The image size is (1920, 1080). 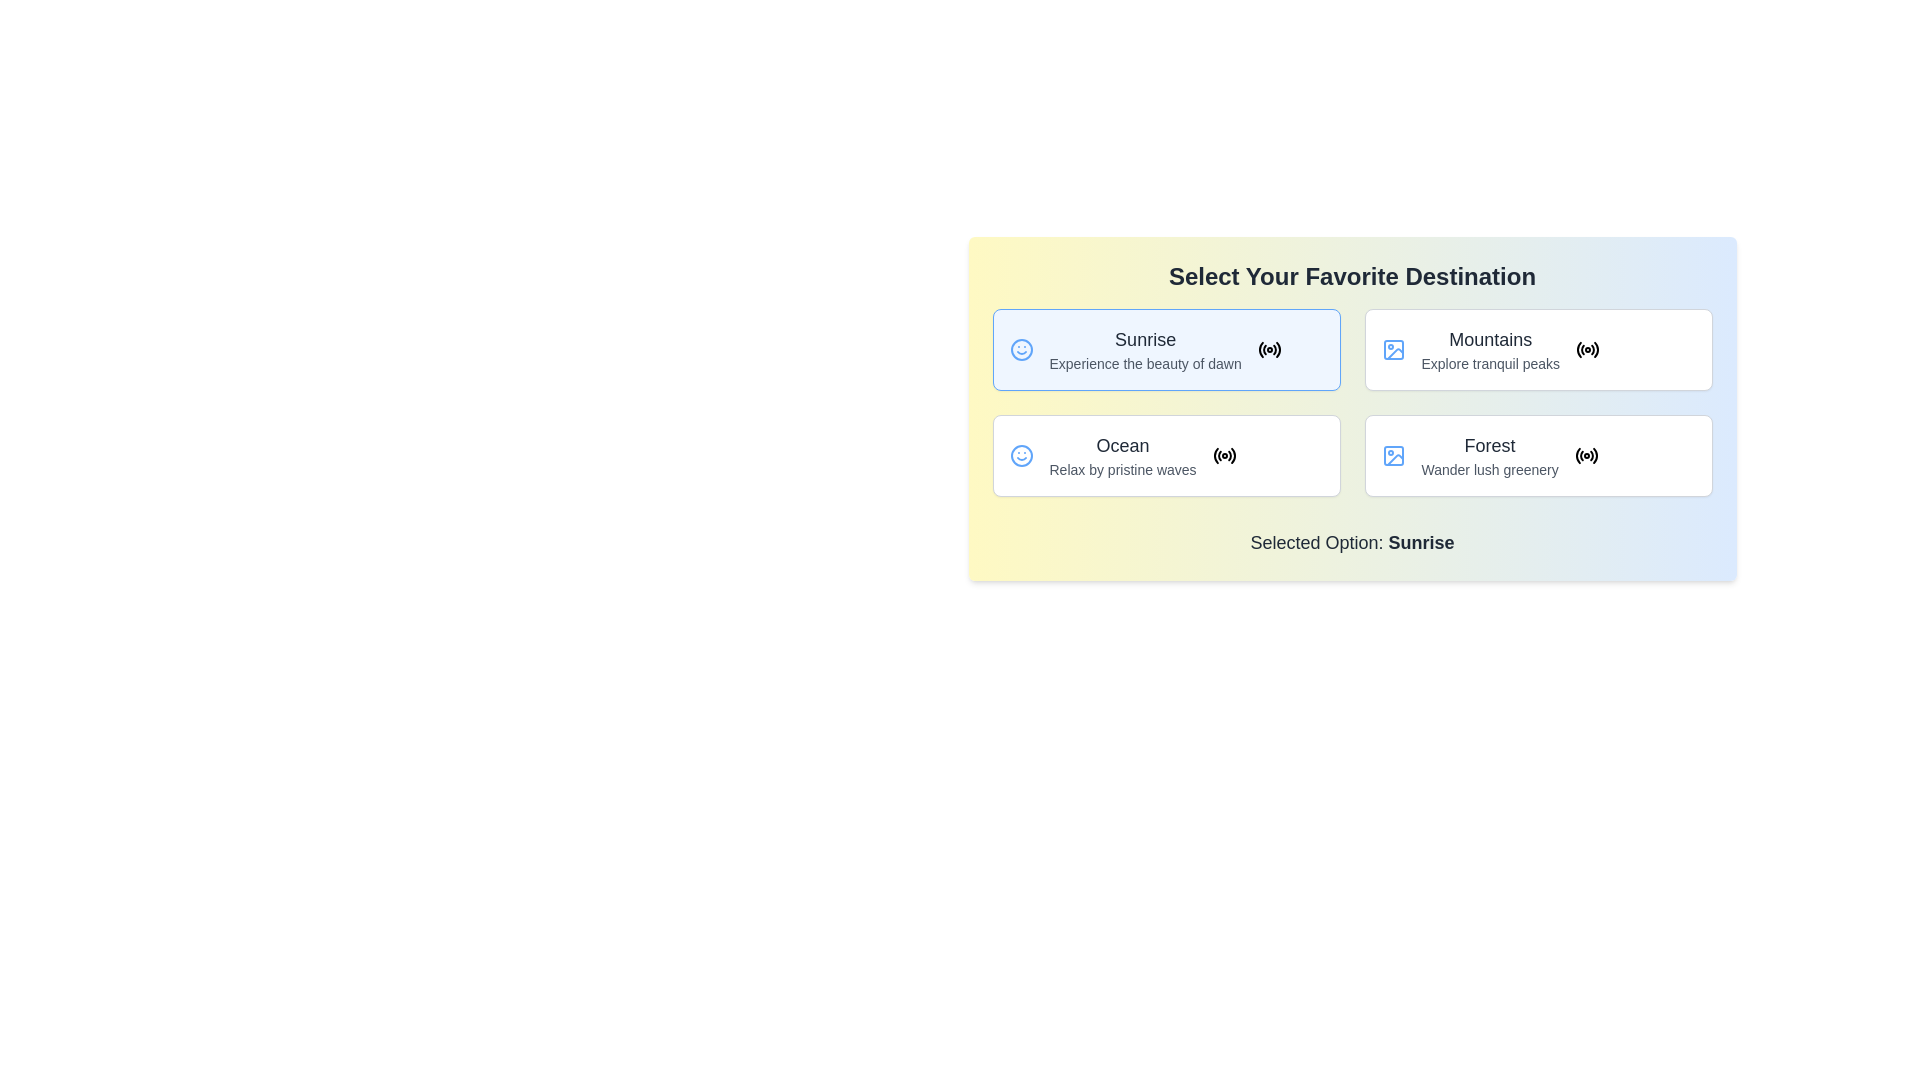 I want to click on the 'Sunrise' text label, which is styled in a large font size and dark gray color, positioned at the top of its card above the description within a blue-bordered card, so click(x=1145, y=338).